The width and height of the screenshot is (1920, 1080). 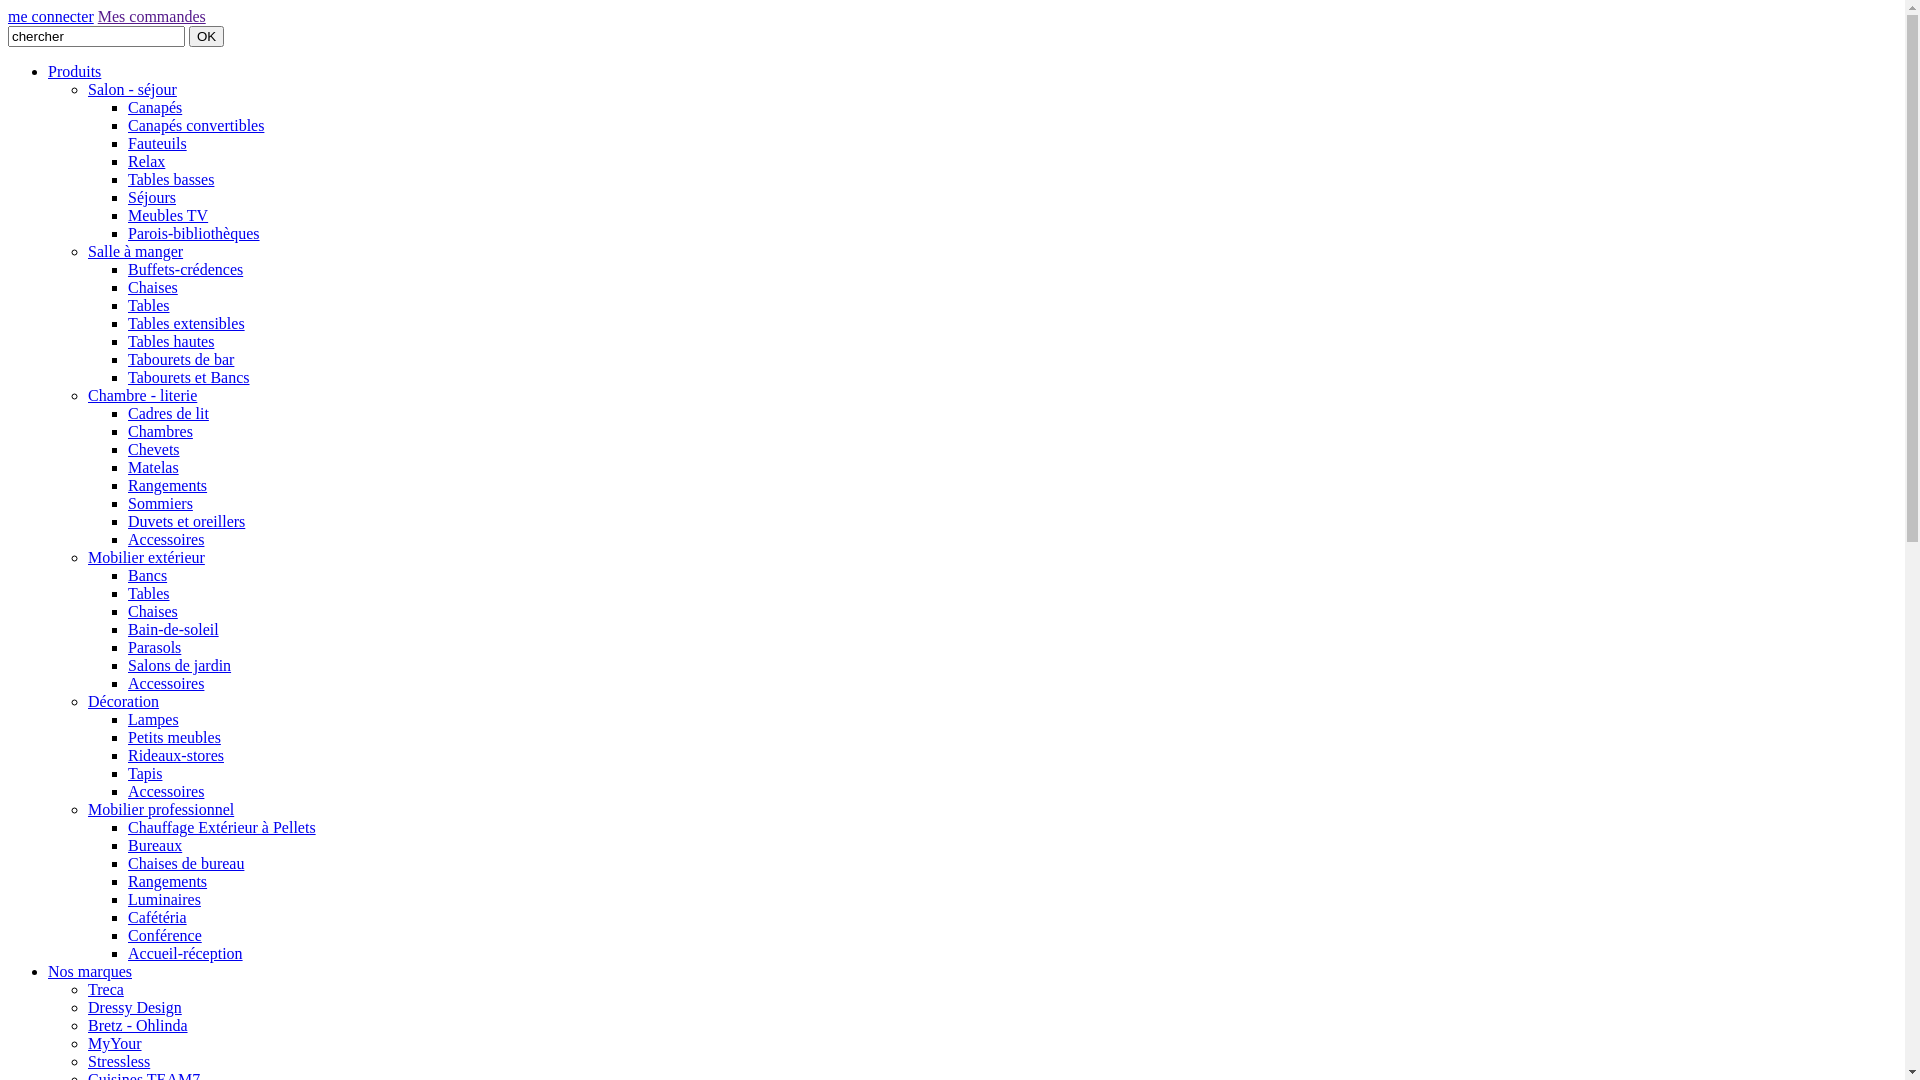 I want to click on 'Matelas', so click(x=127, y=467).